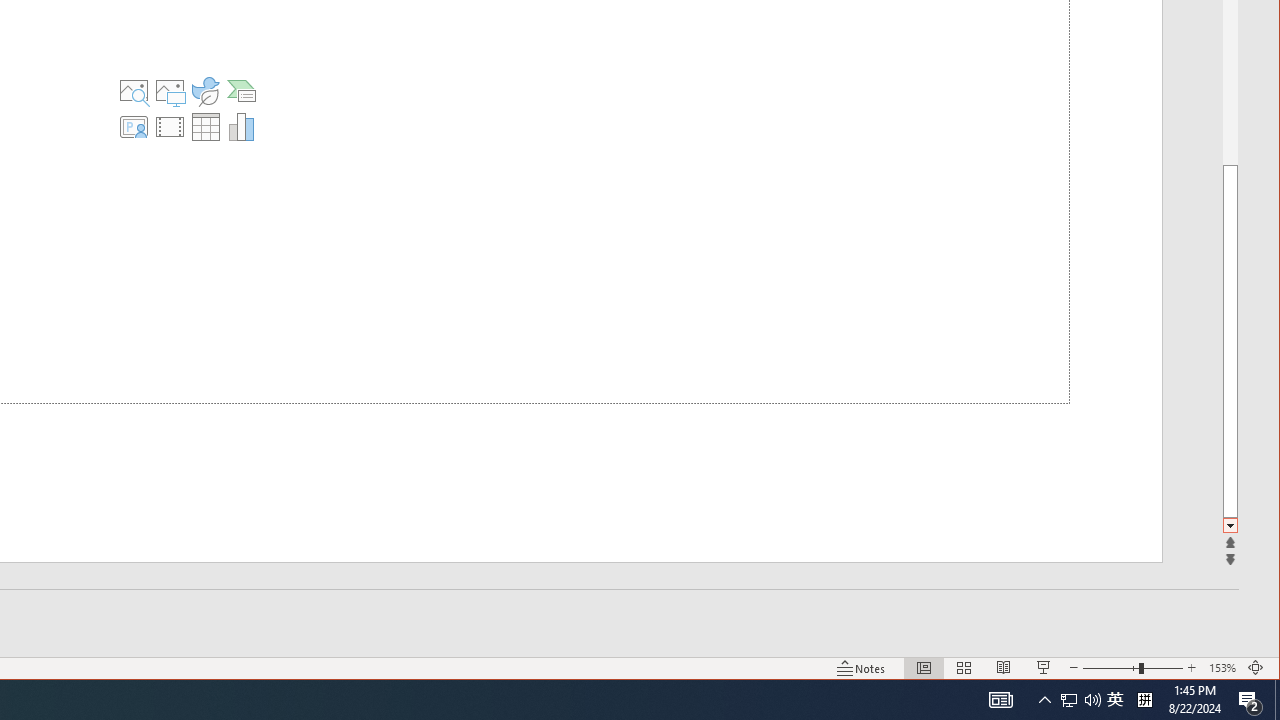 This screenshot has height=720, width=1280. Describe the element at coordinates (169, 91) in the screenshot. I see `'Pictures'` at that location.